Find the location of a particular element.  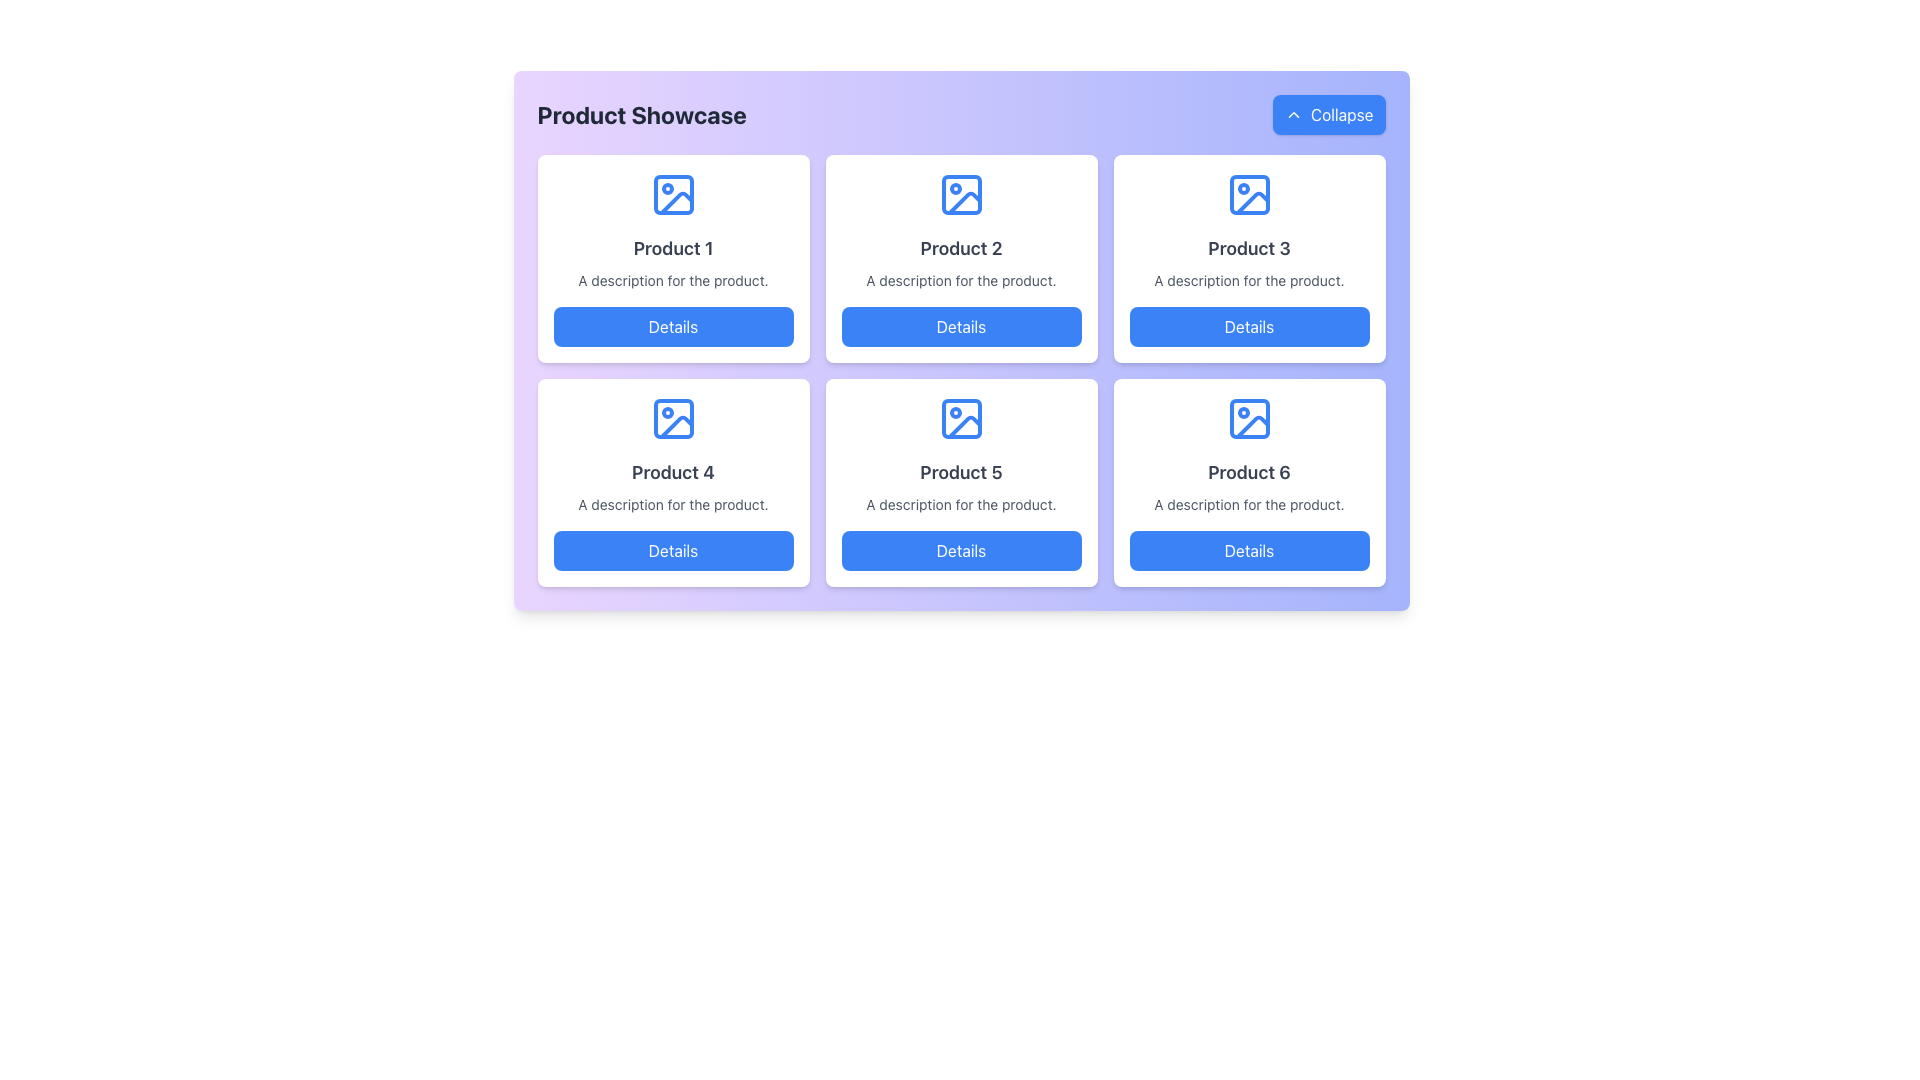

the 'Product Showcase' text label, which is a bold, large font label on a light gradient background in the header section is located at coordinates (642, 115).